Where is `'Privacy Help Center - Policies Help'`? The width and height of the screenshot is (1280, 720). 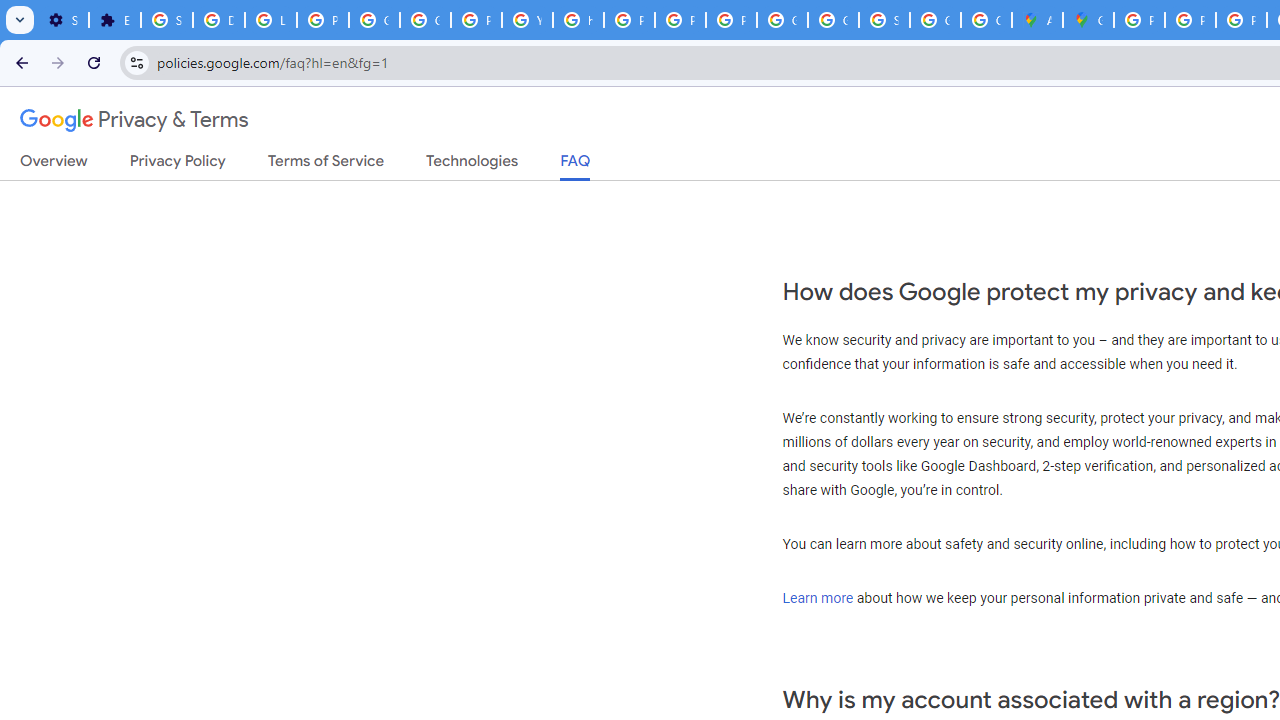
'Privacy Help Center - Policies Help' is located at coordinates (1240, 20).